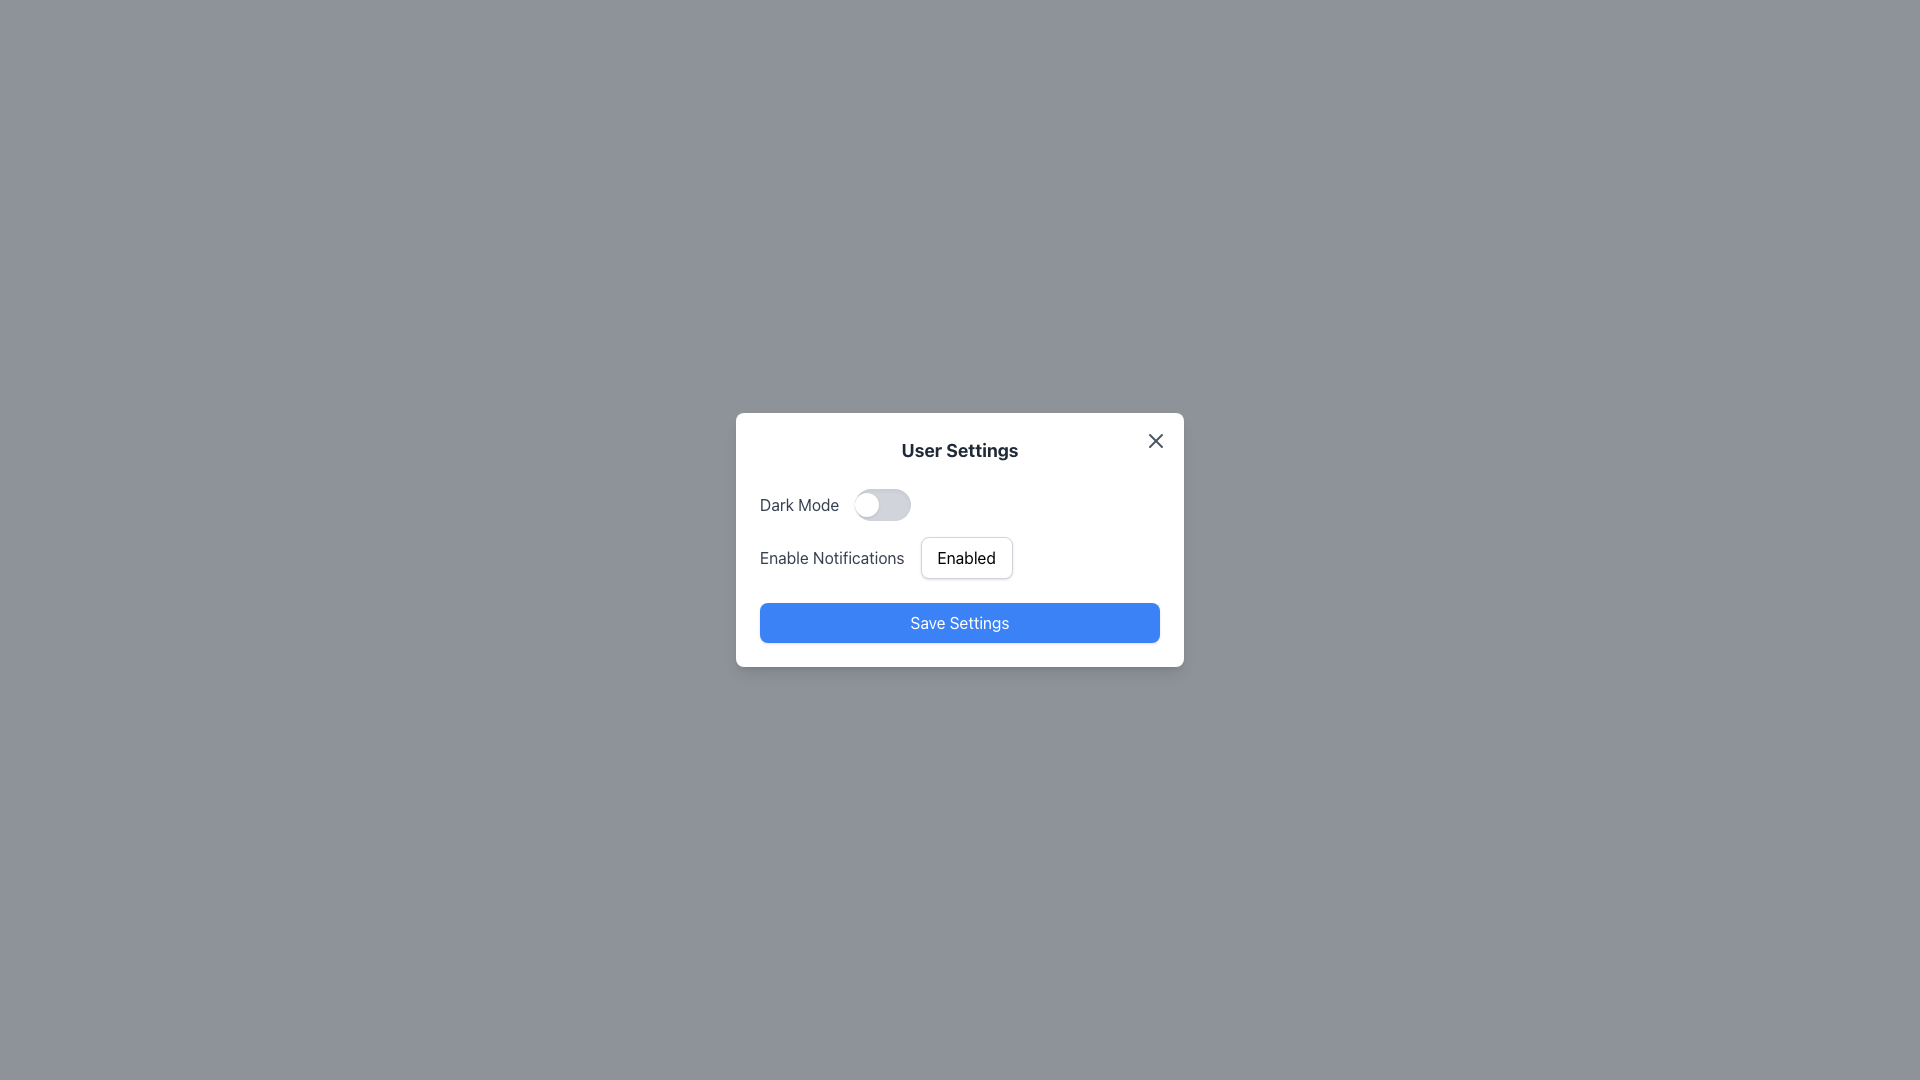 The image size is (1920, 1080). Describe the element at coordinates (960, 558) in the screenshot. I see `the 'Enabled' button on the 'Enable Notifications' toggle to change the notification setting` at that location.